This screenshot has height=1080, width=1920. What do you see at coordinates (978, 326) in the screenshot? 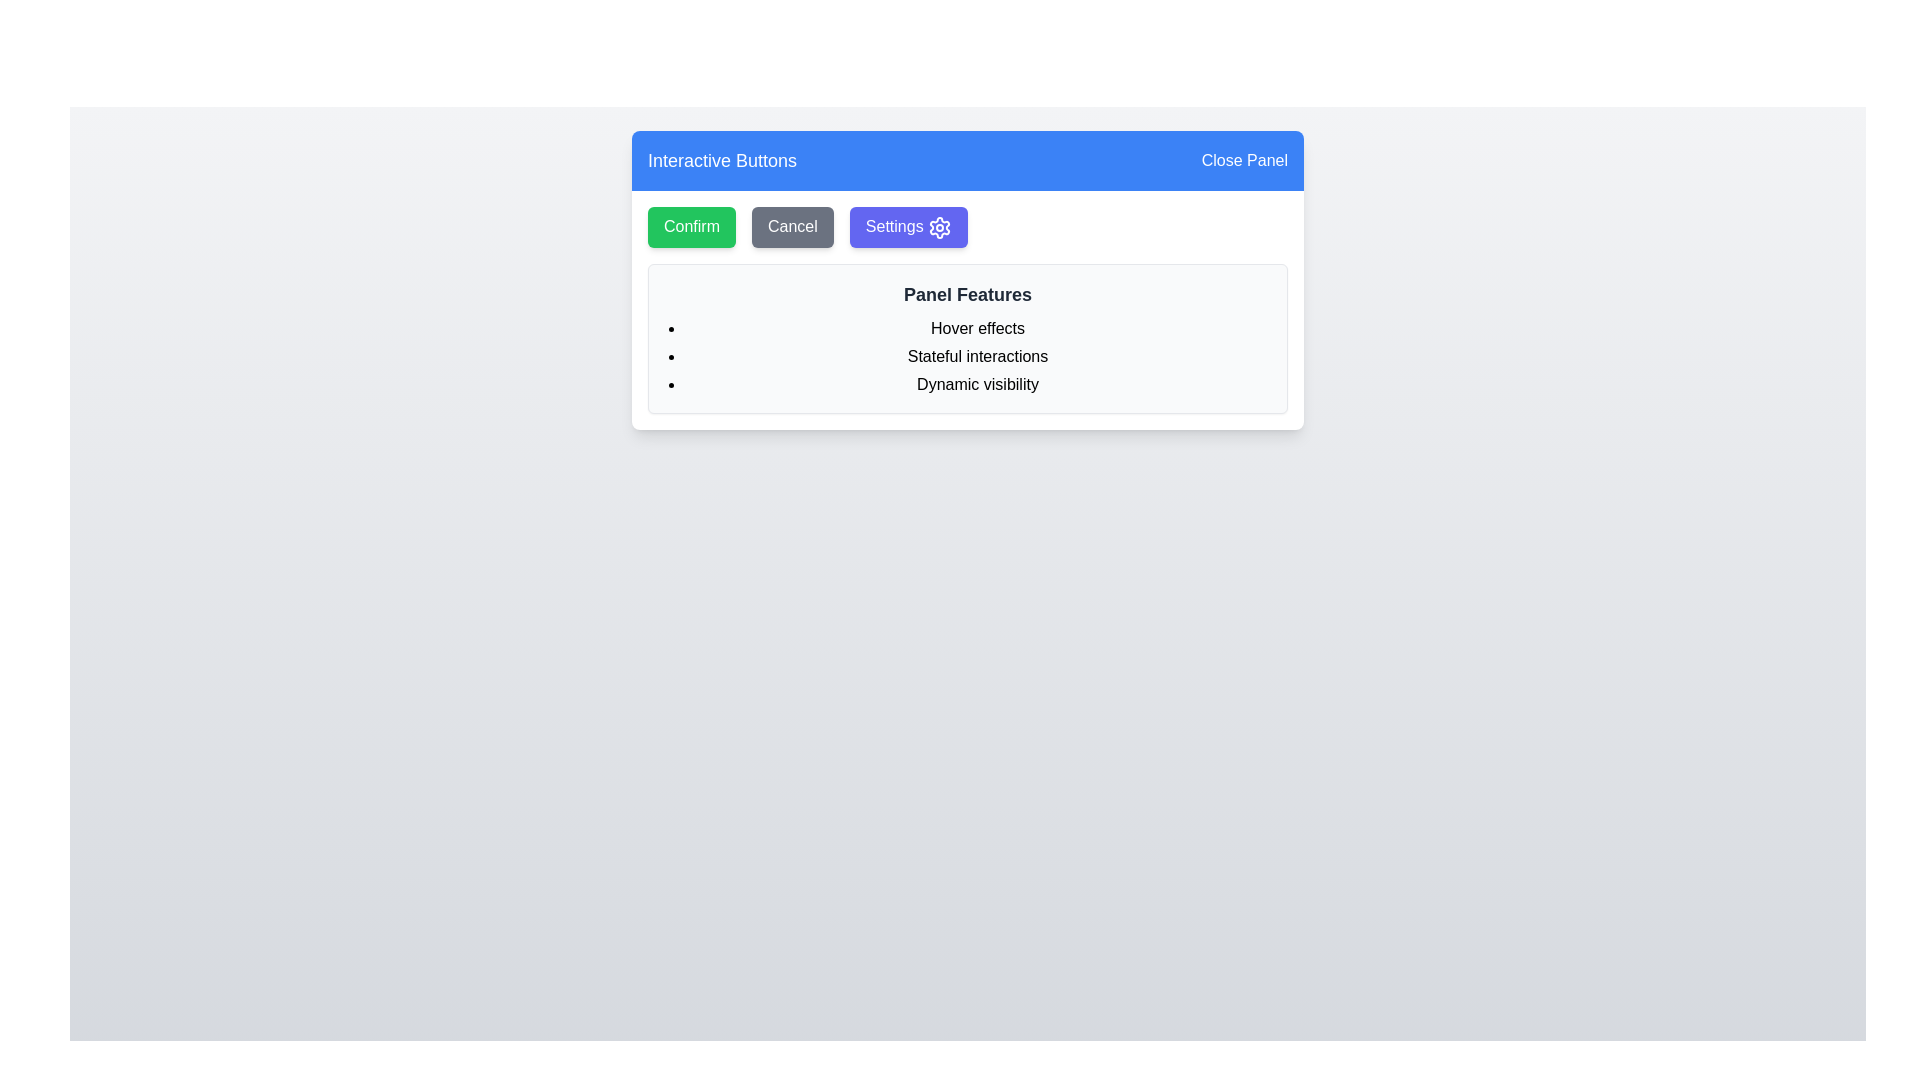
I see `static text label for 'Hover effects', which is the first item in the bullet list under 'Panel Features'` at bounding box center [978, 326].